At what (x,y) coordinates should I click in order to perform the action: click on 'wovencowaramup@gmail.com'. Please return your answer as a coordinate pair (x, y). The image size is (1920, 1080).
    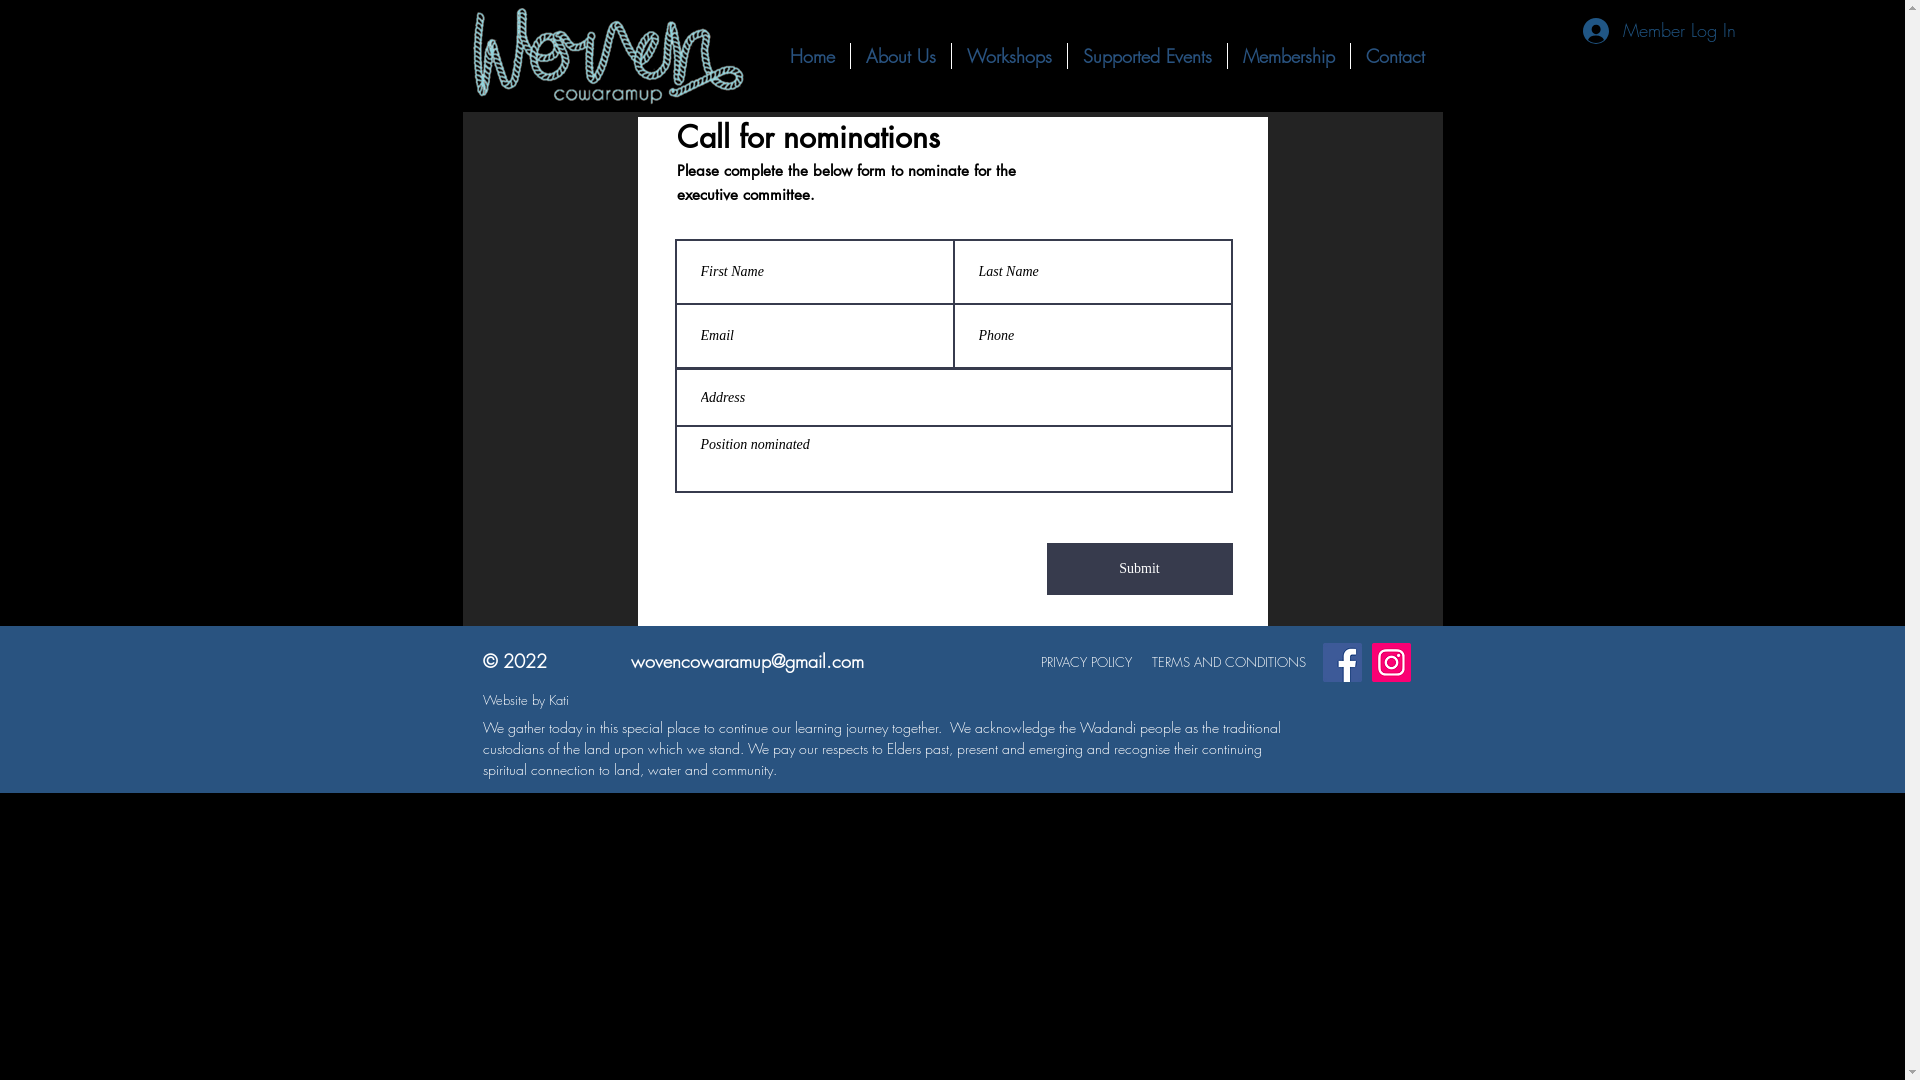
    Looking at the image, I should click on (745, 660).